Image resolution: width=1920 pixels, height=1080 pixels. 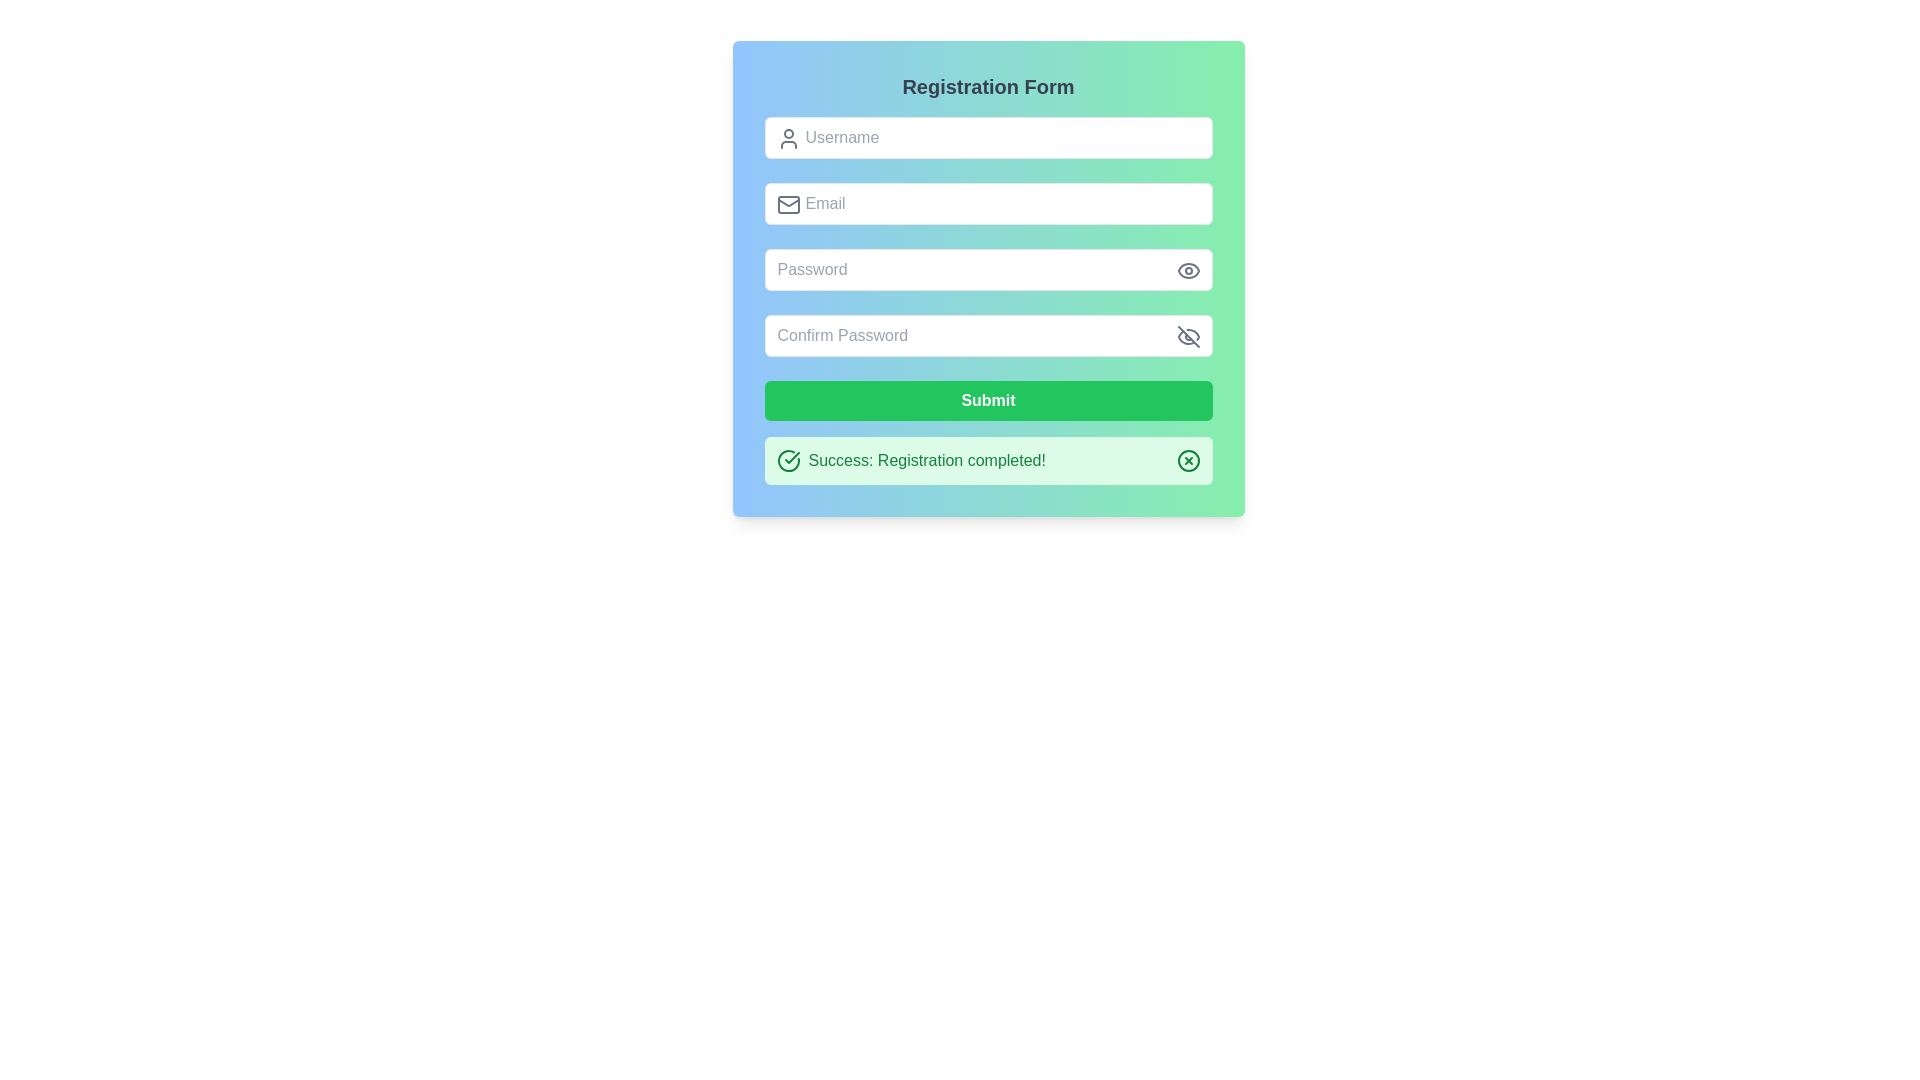 What do you see at coordinates (1188, 335) in the screenshot?
I see `the eye icon with a slash through it, which is gray and located to the right of the password confirmation input field` at bounding box center [1188, 335].